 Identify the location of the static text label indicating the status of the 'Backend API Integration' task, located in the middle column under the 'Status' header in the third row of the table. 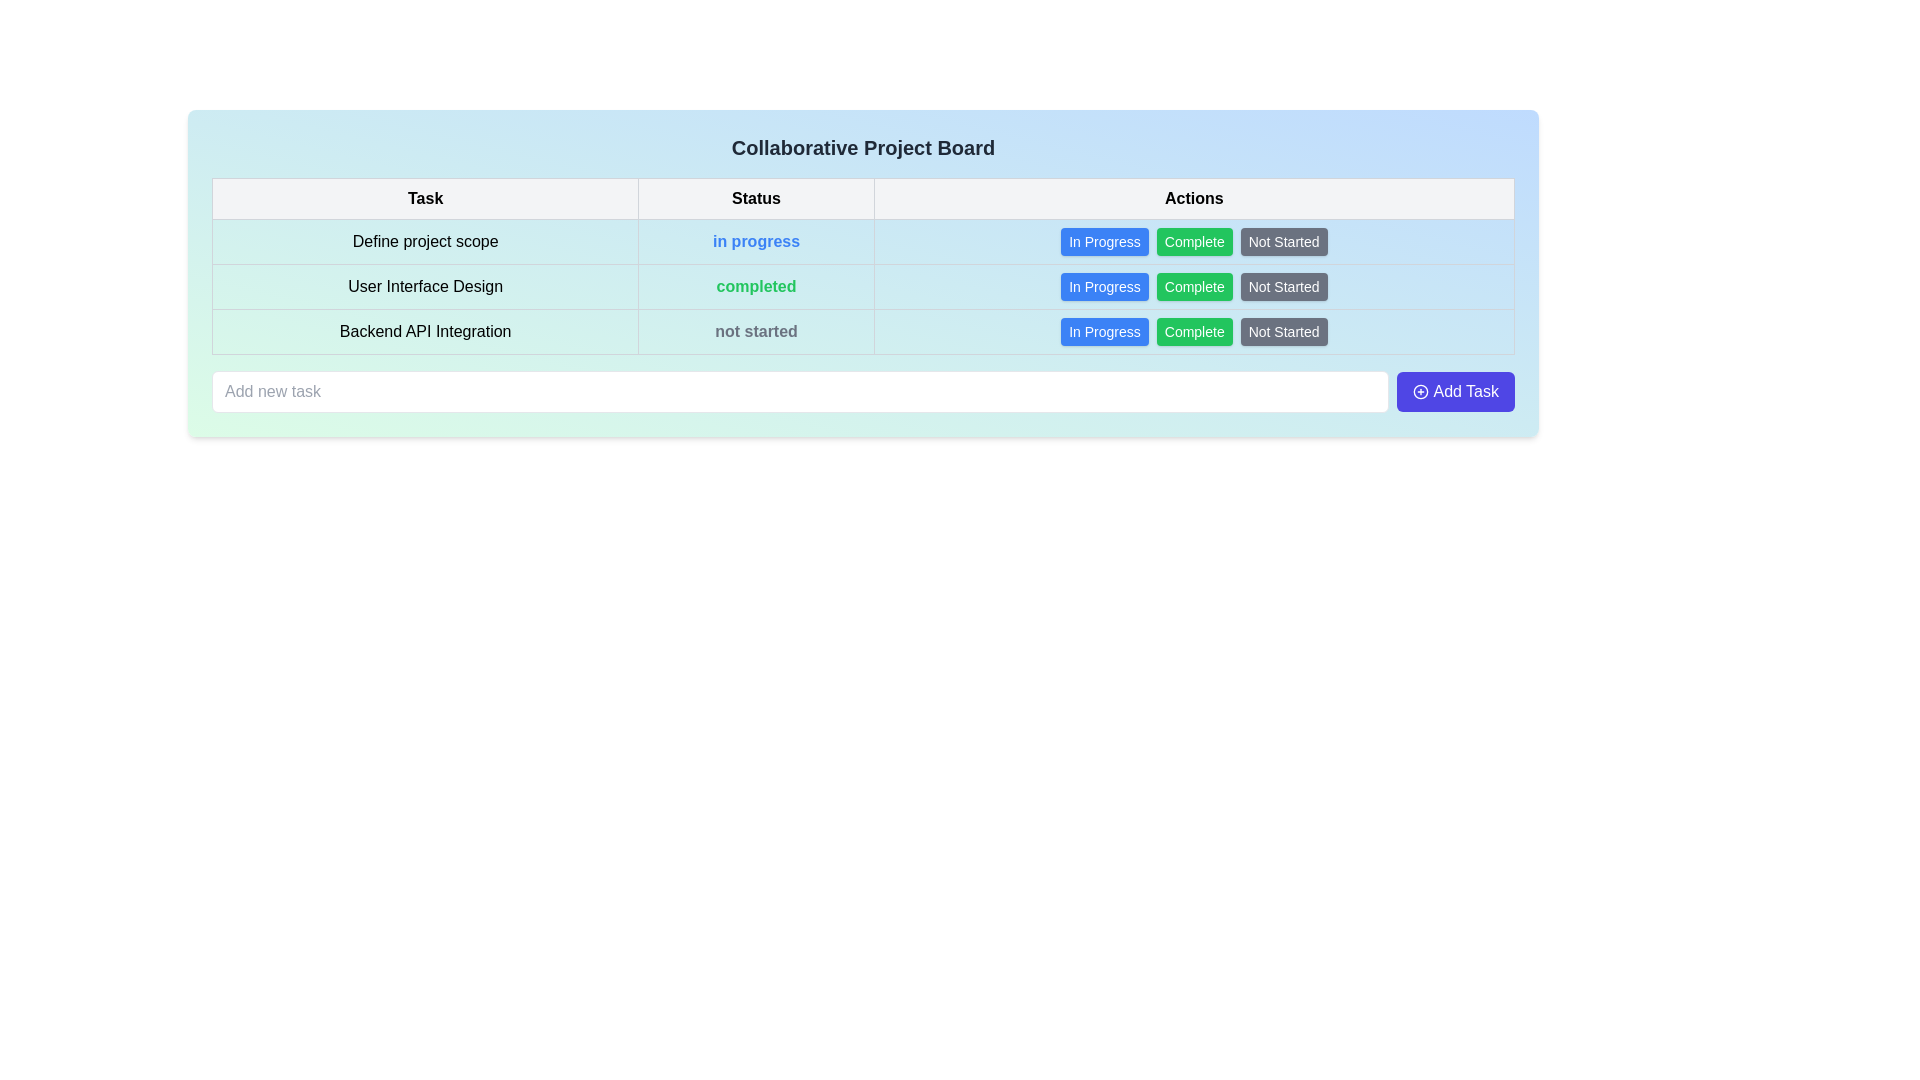
(755, 330).